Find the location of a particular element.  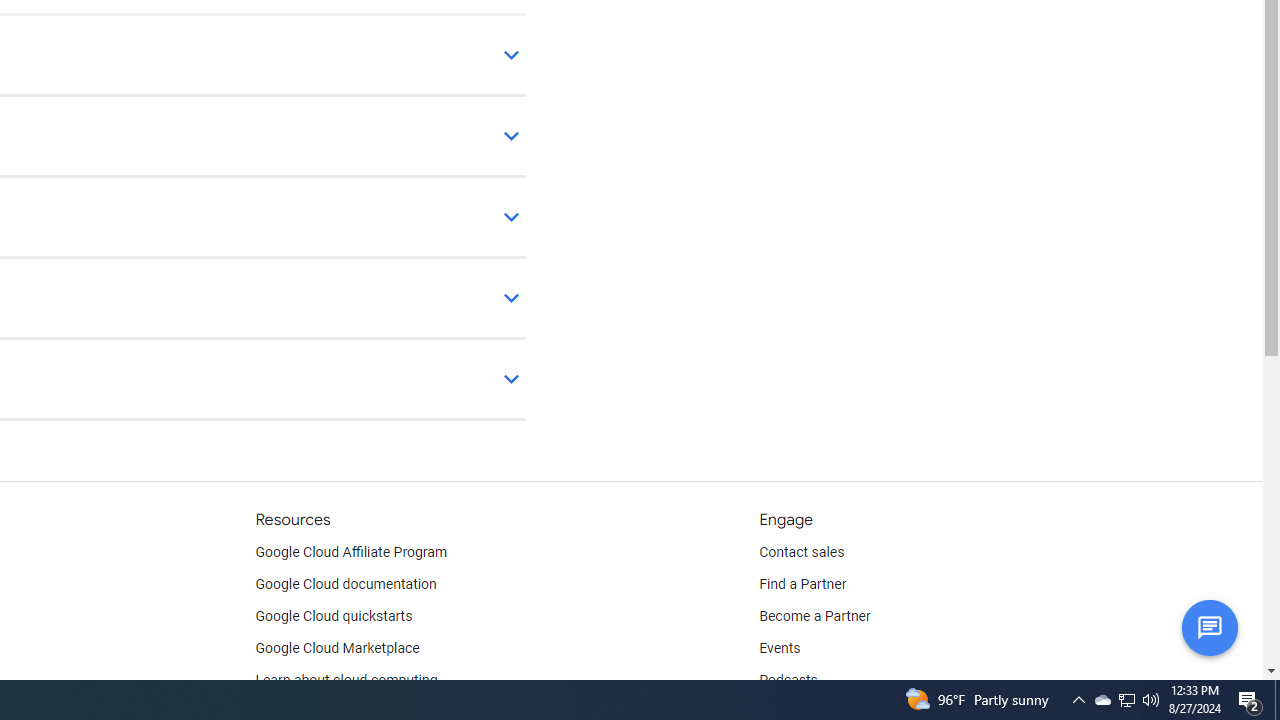

'Find a Partner' is located at coordinates (803, 585).